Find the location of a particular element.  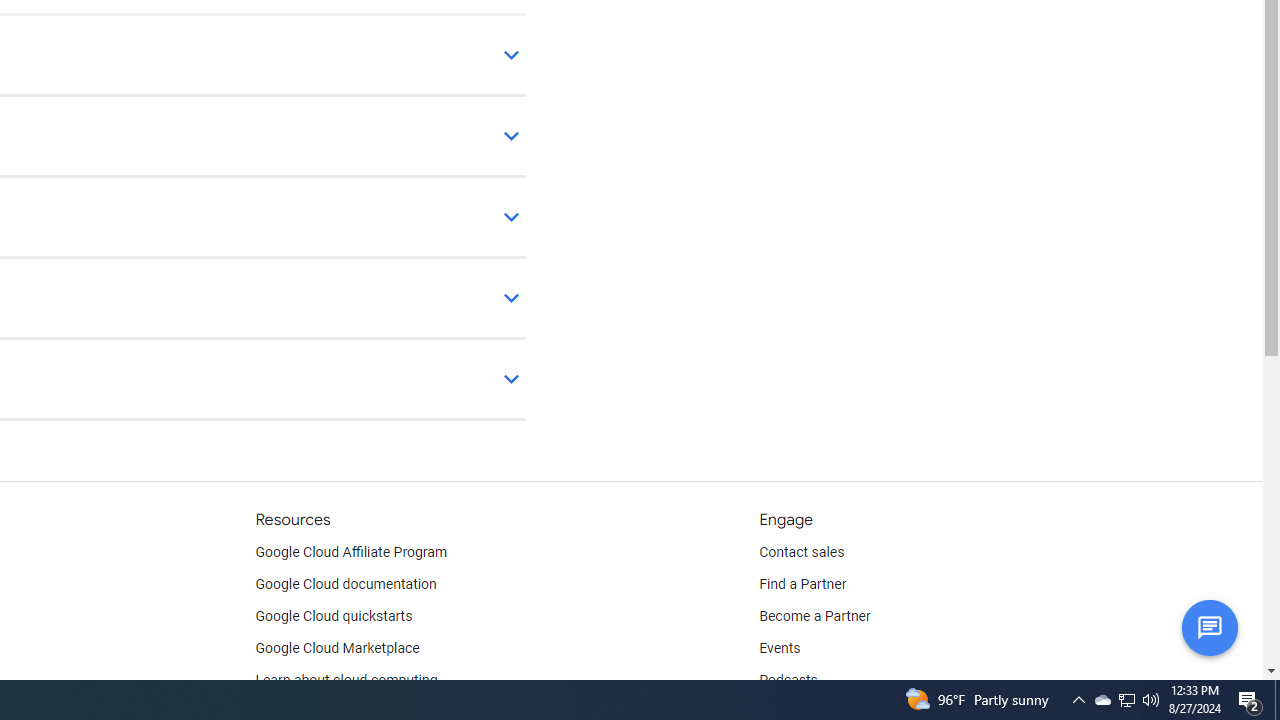

'Find a Partner' is located at coordinates (803, 585).